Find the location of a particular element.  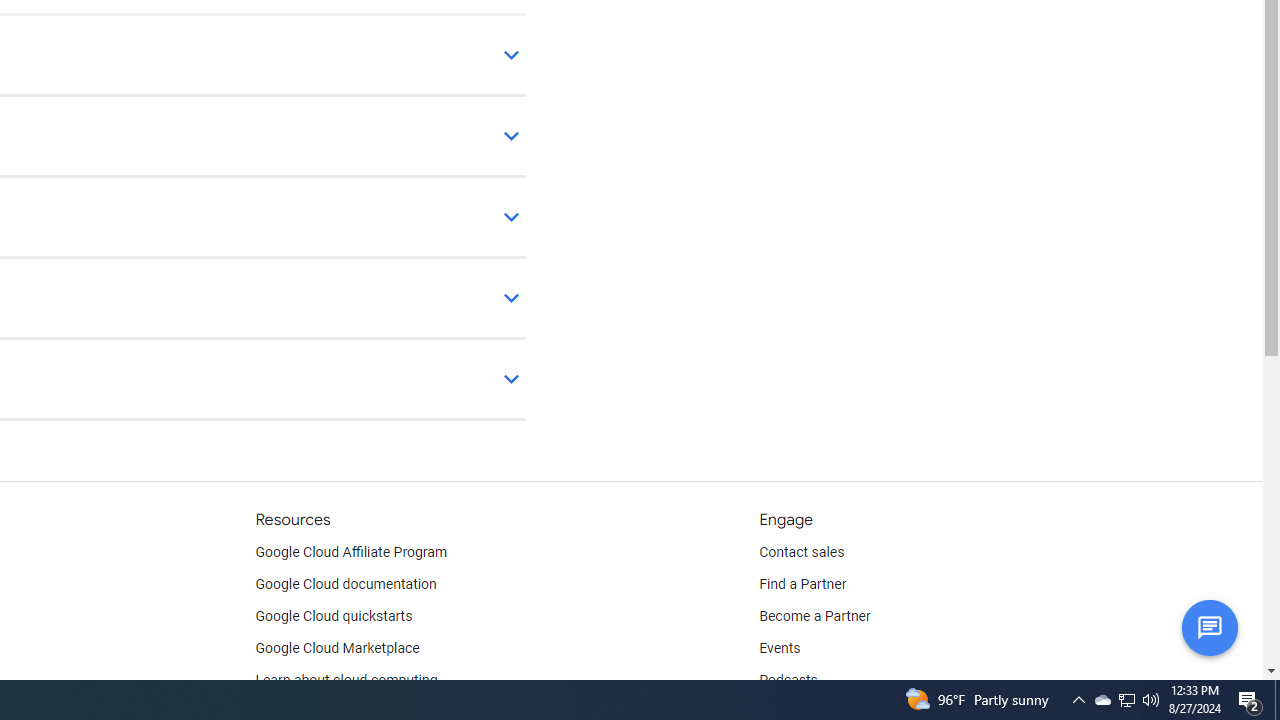

'Find a Partner' is located at coordinates (803, 585).